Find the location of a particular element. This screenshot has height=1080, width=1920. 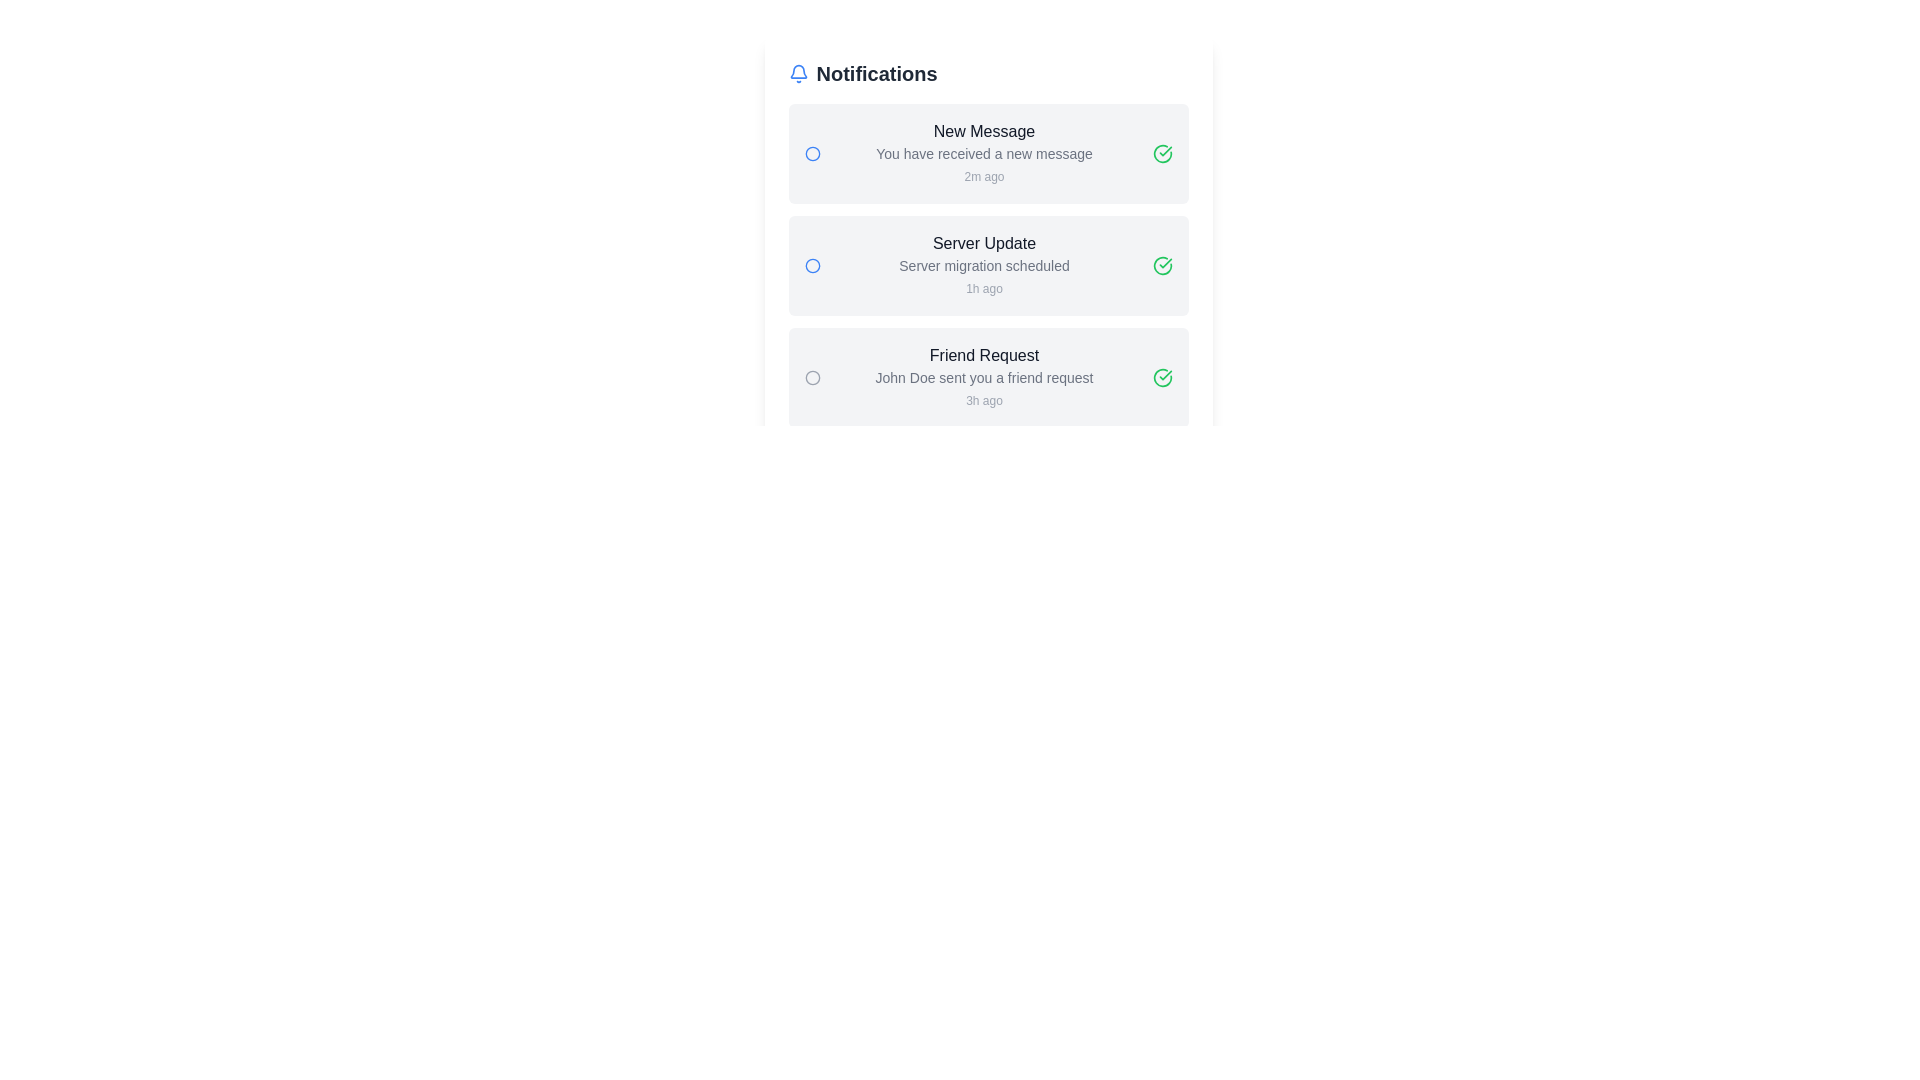

the first circular marker located to the left of the notification text reading 'New Message' is located at coordinates (812, 153).